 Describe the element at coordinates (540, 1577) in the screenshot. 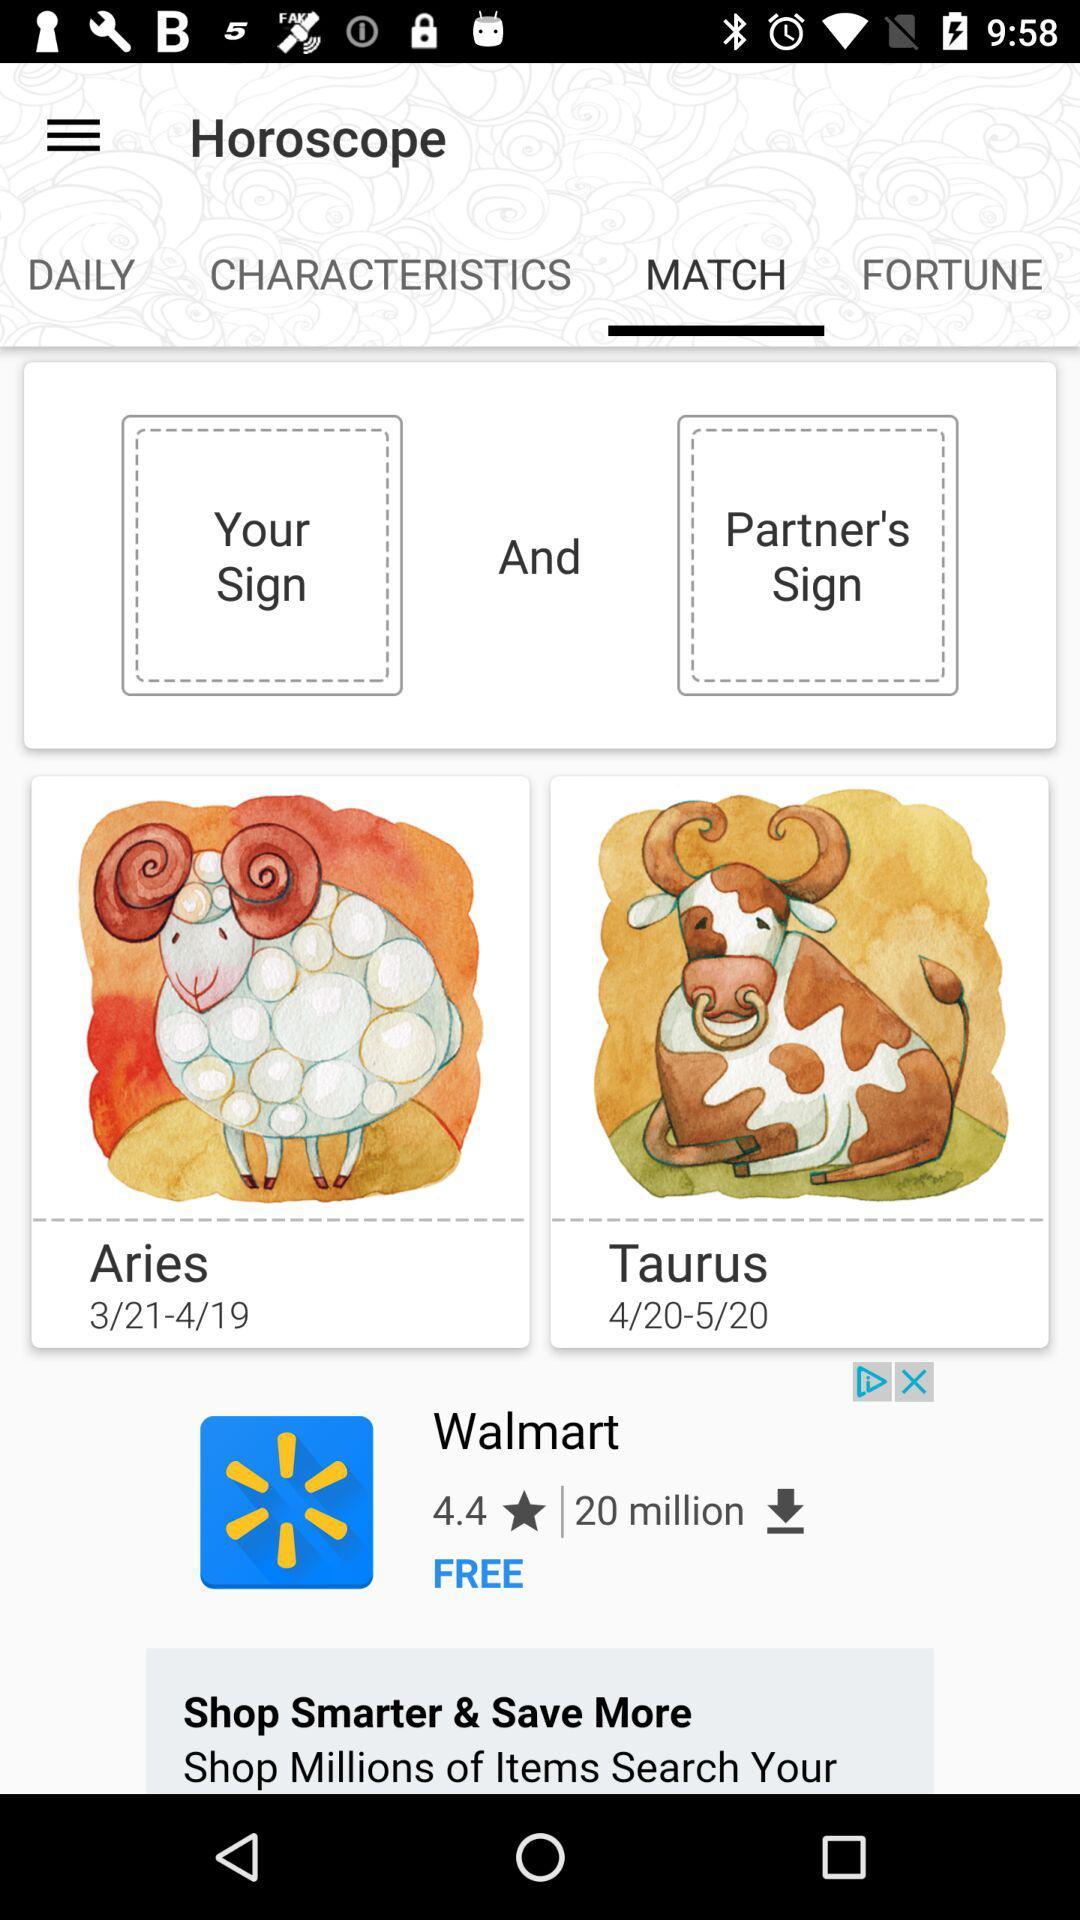

I see `the add` at that location.